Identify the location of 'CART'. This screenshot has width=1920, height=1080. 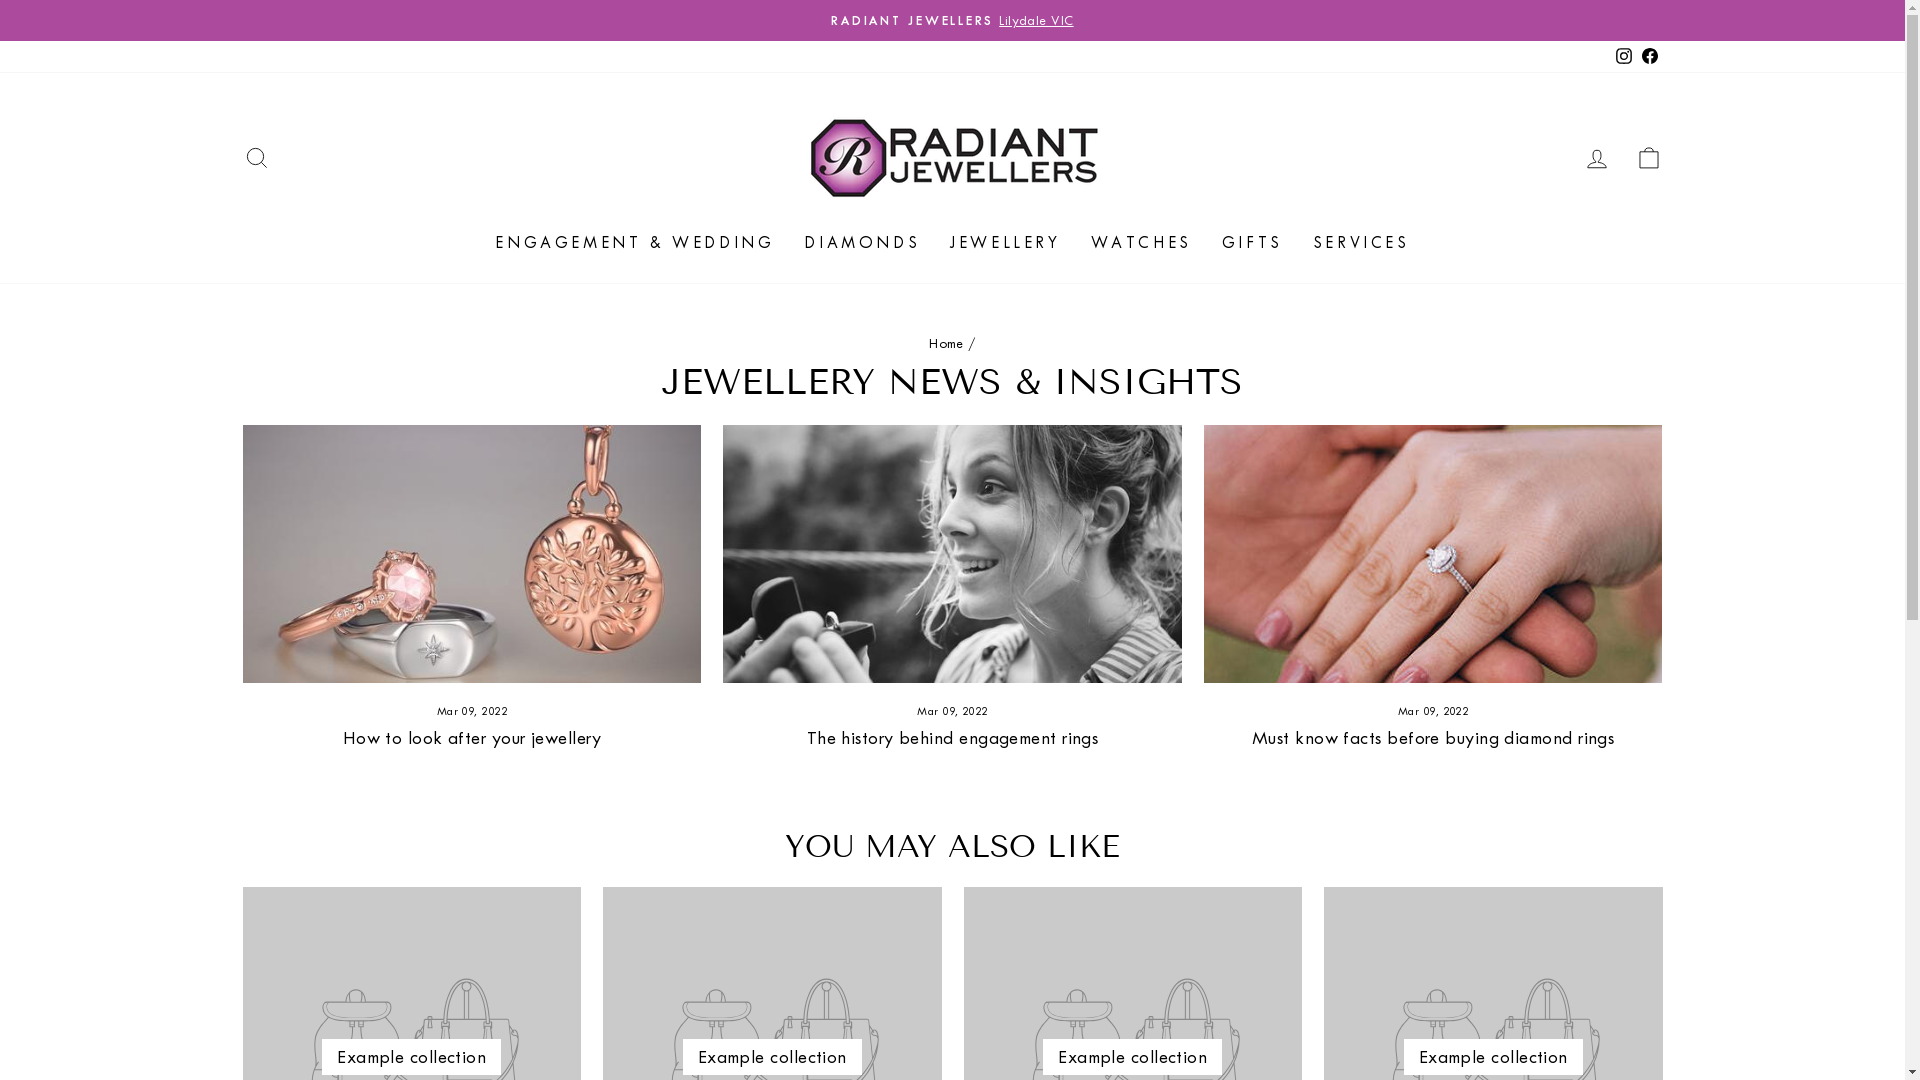
(1622, 156).